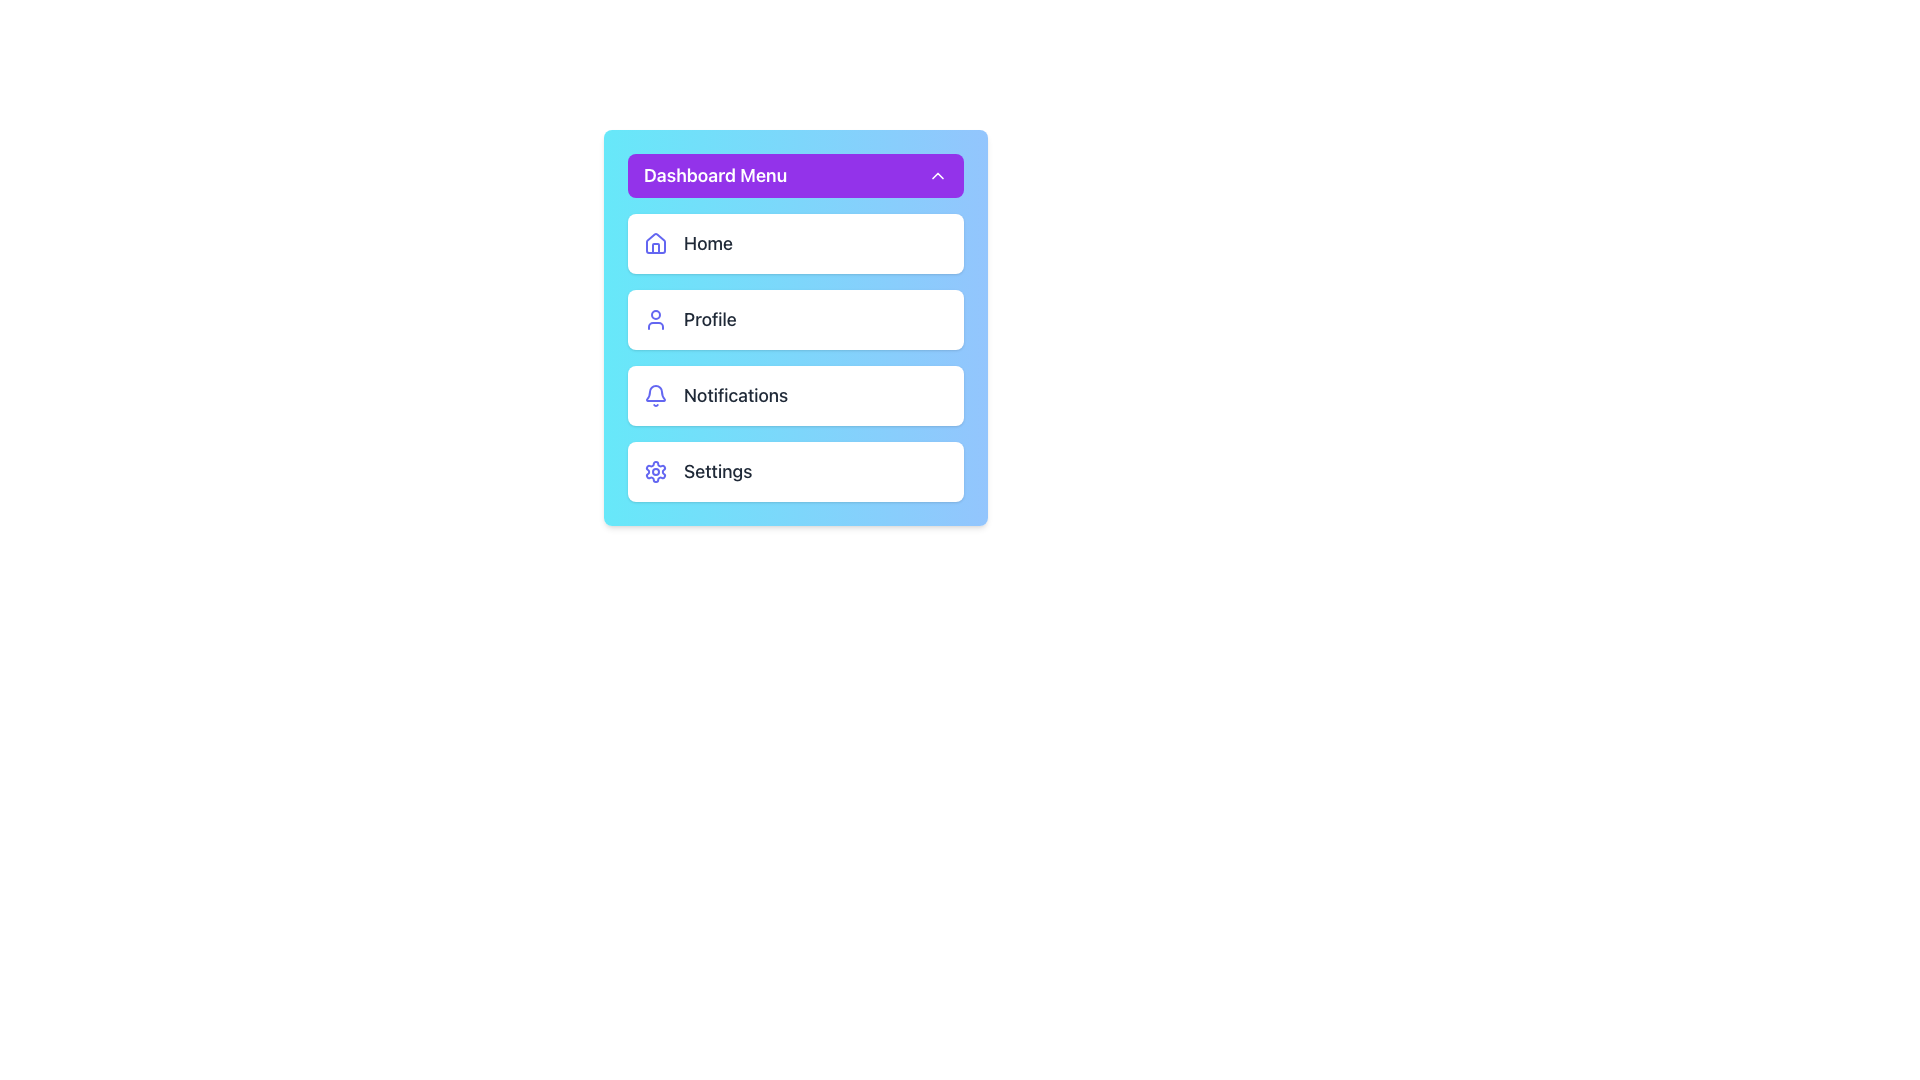 The width and height of the screenshot is (1920, 1080). What do you see at coordinates (656, 471) in the screenshot?
I see `the settings icon located in the bottom right corner of the vertical menu, adjacent to the 'Settings' option text` at bounding box center [656, 471].